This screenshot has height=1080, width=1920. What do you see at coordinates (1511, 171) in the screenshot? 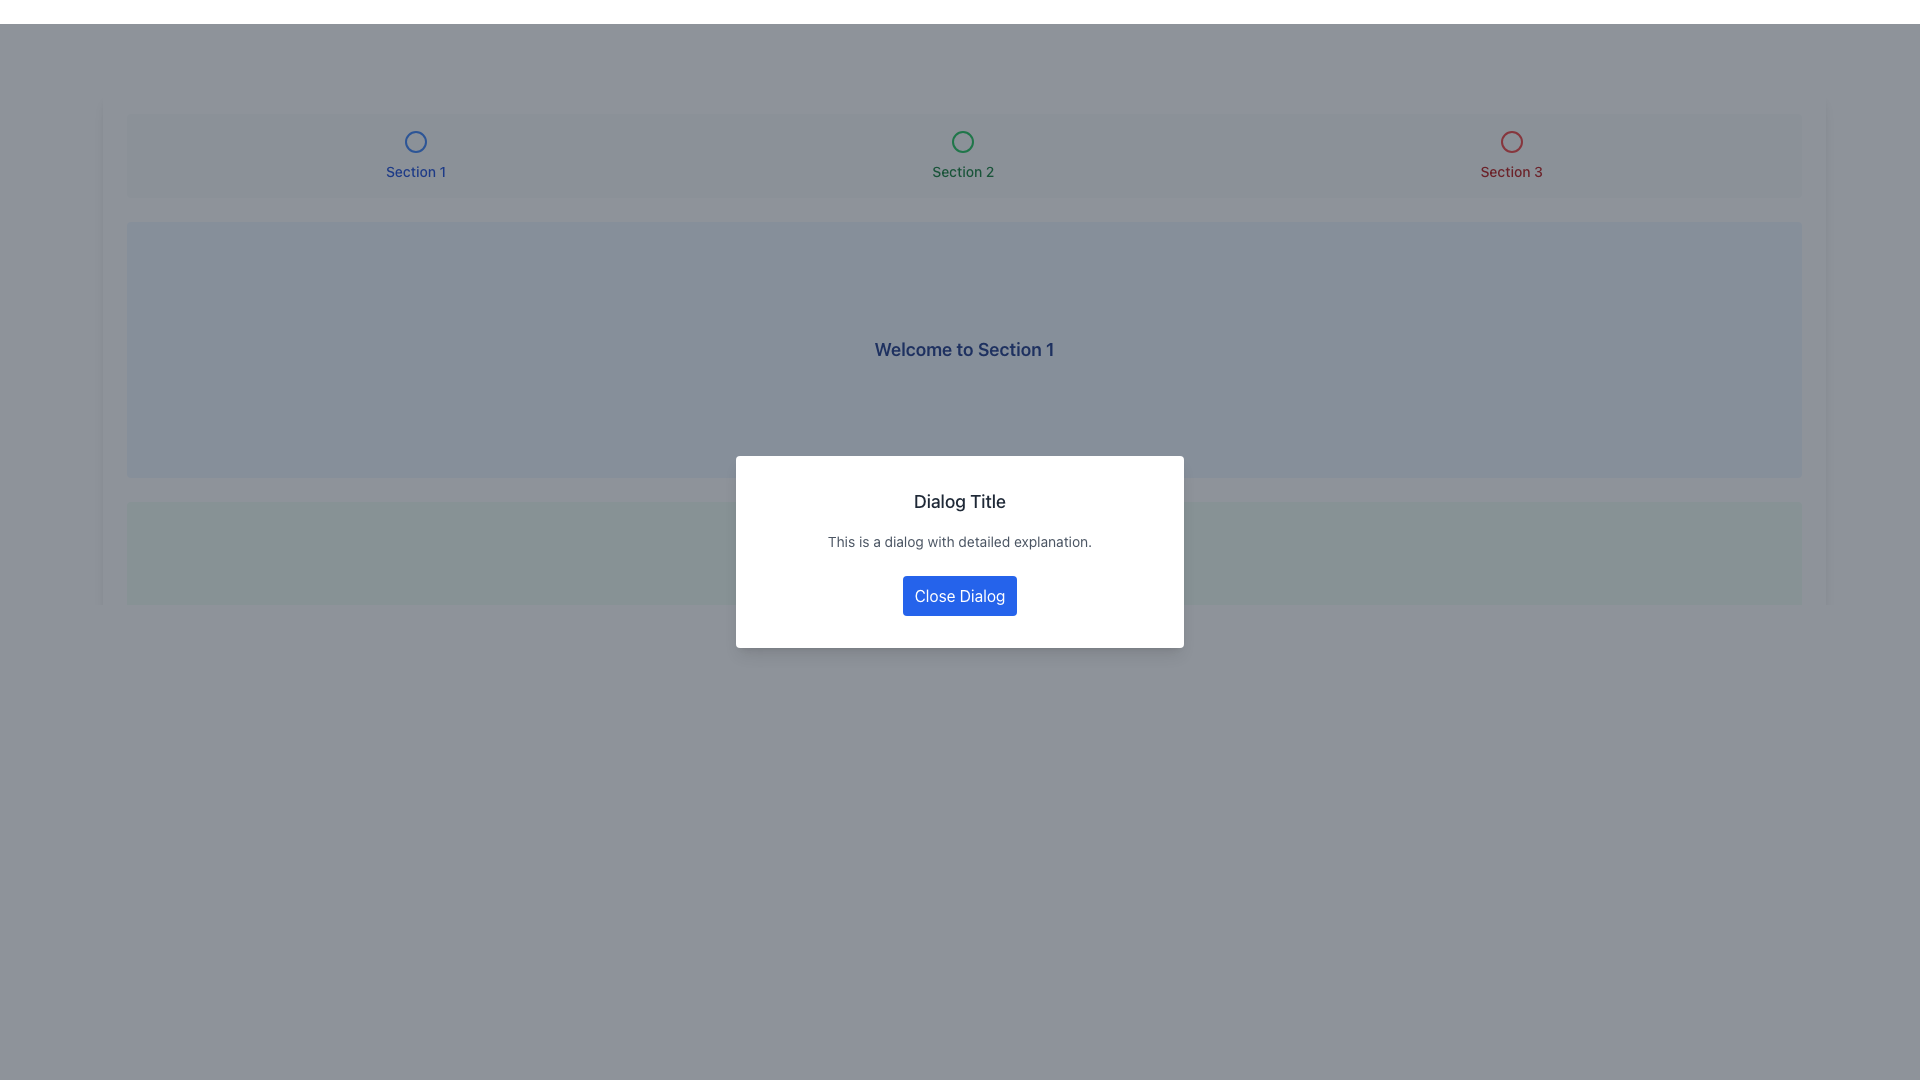
I see `the text label displaying 'Section 3' which is styled in bold red font and located below a circular icon in the upper-right part of the interface` at bounding box center [1511, 171].